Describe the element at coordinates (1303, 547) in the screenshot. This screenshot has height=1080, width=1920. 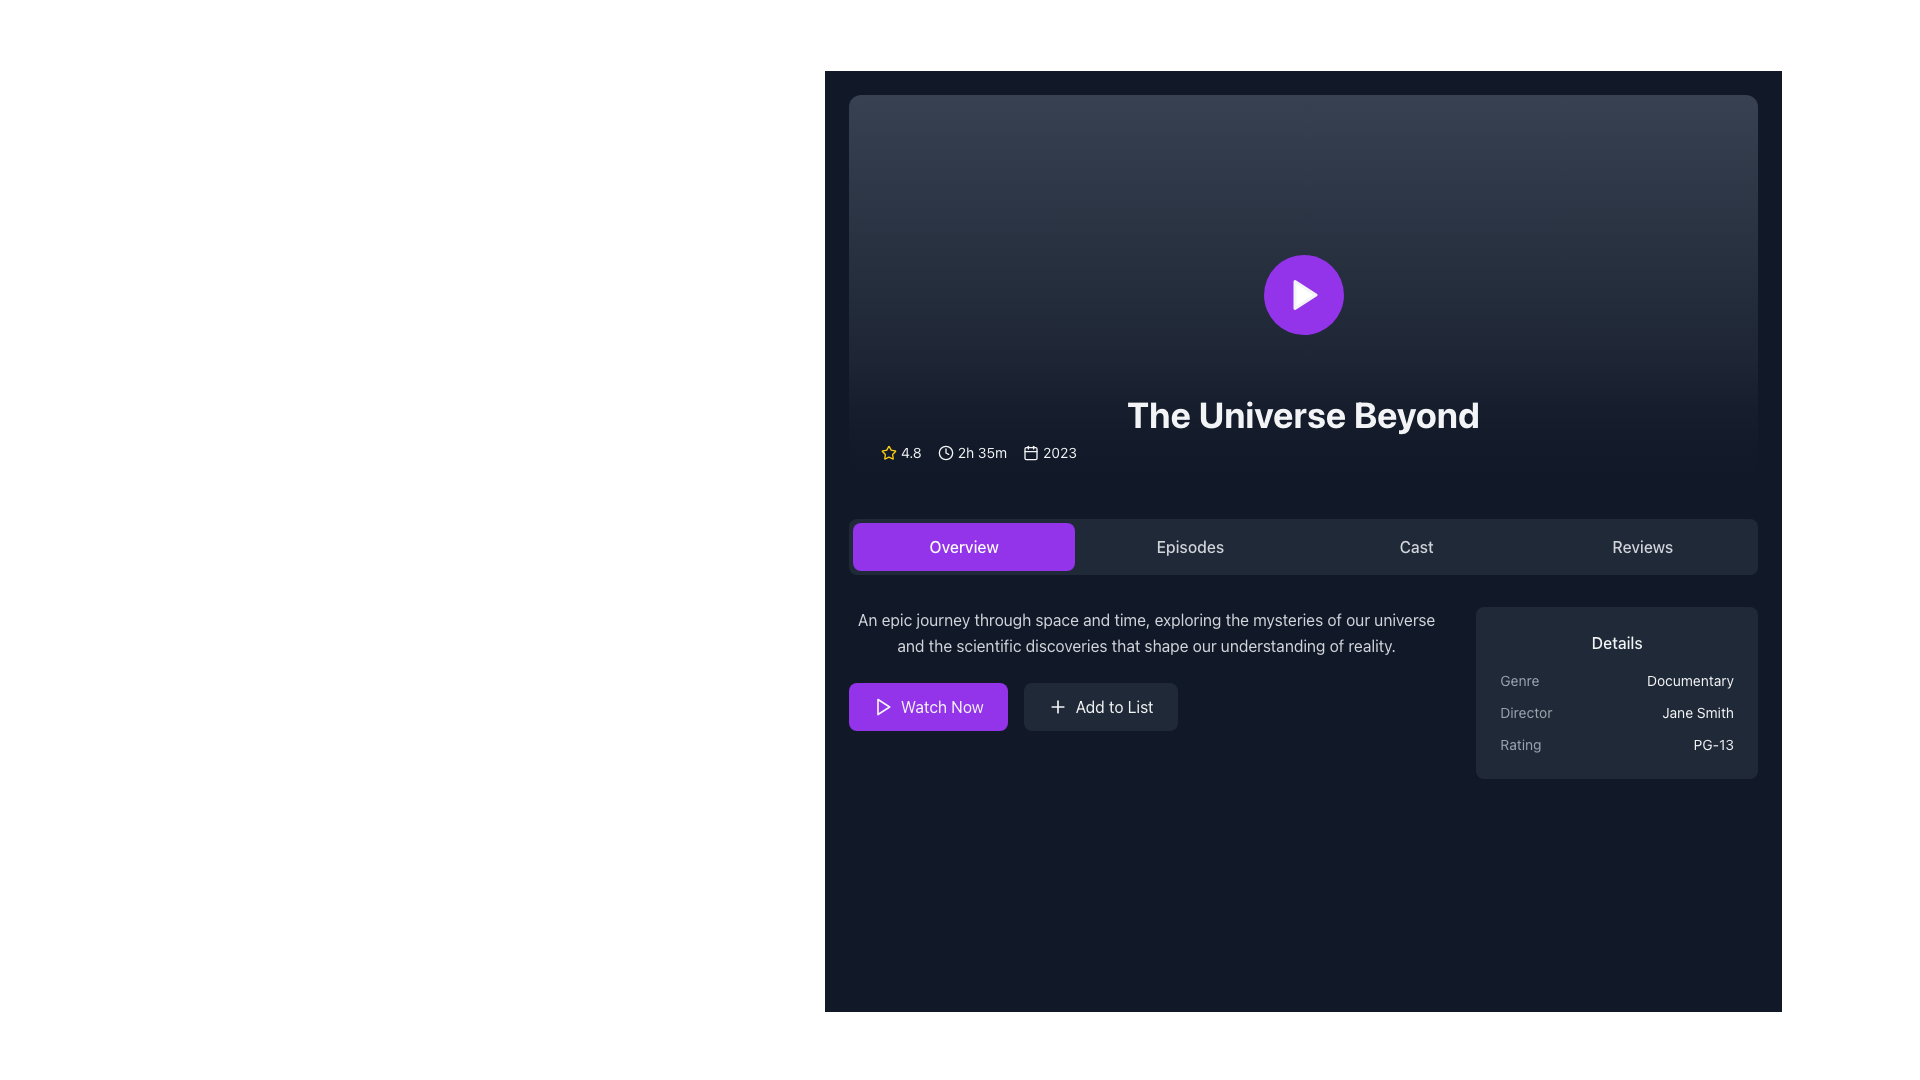
I see `the navigation bar located centrally below the title 'The Universe Beyond'` at that location.